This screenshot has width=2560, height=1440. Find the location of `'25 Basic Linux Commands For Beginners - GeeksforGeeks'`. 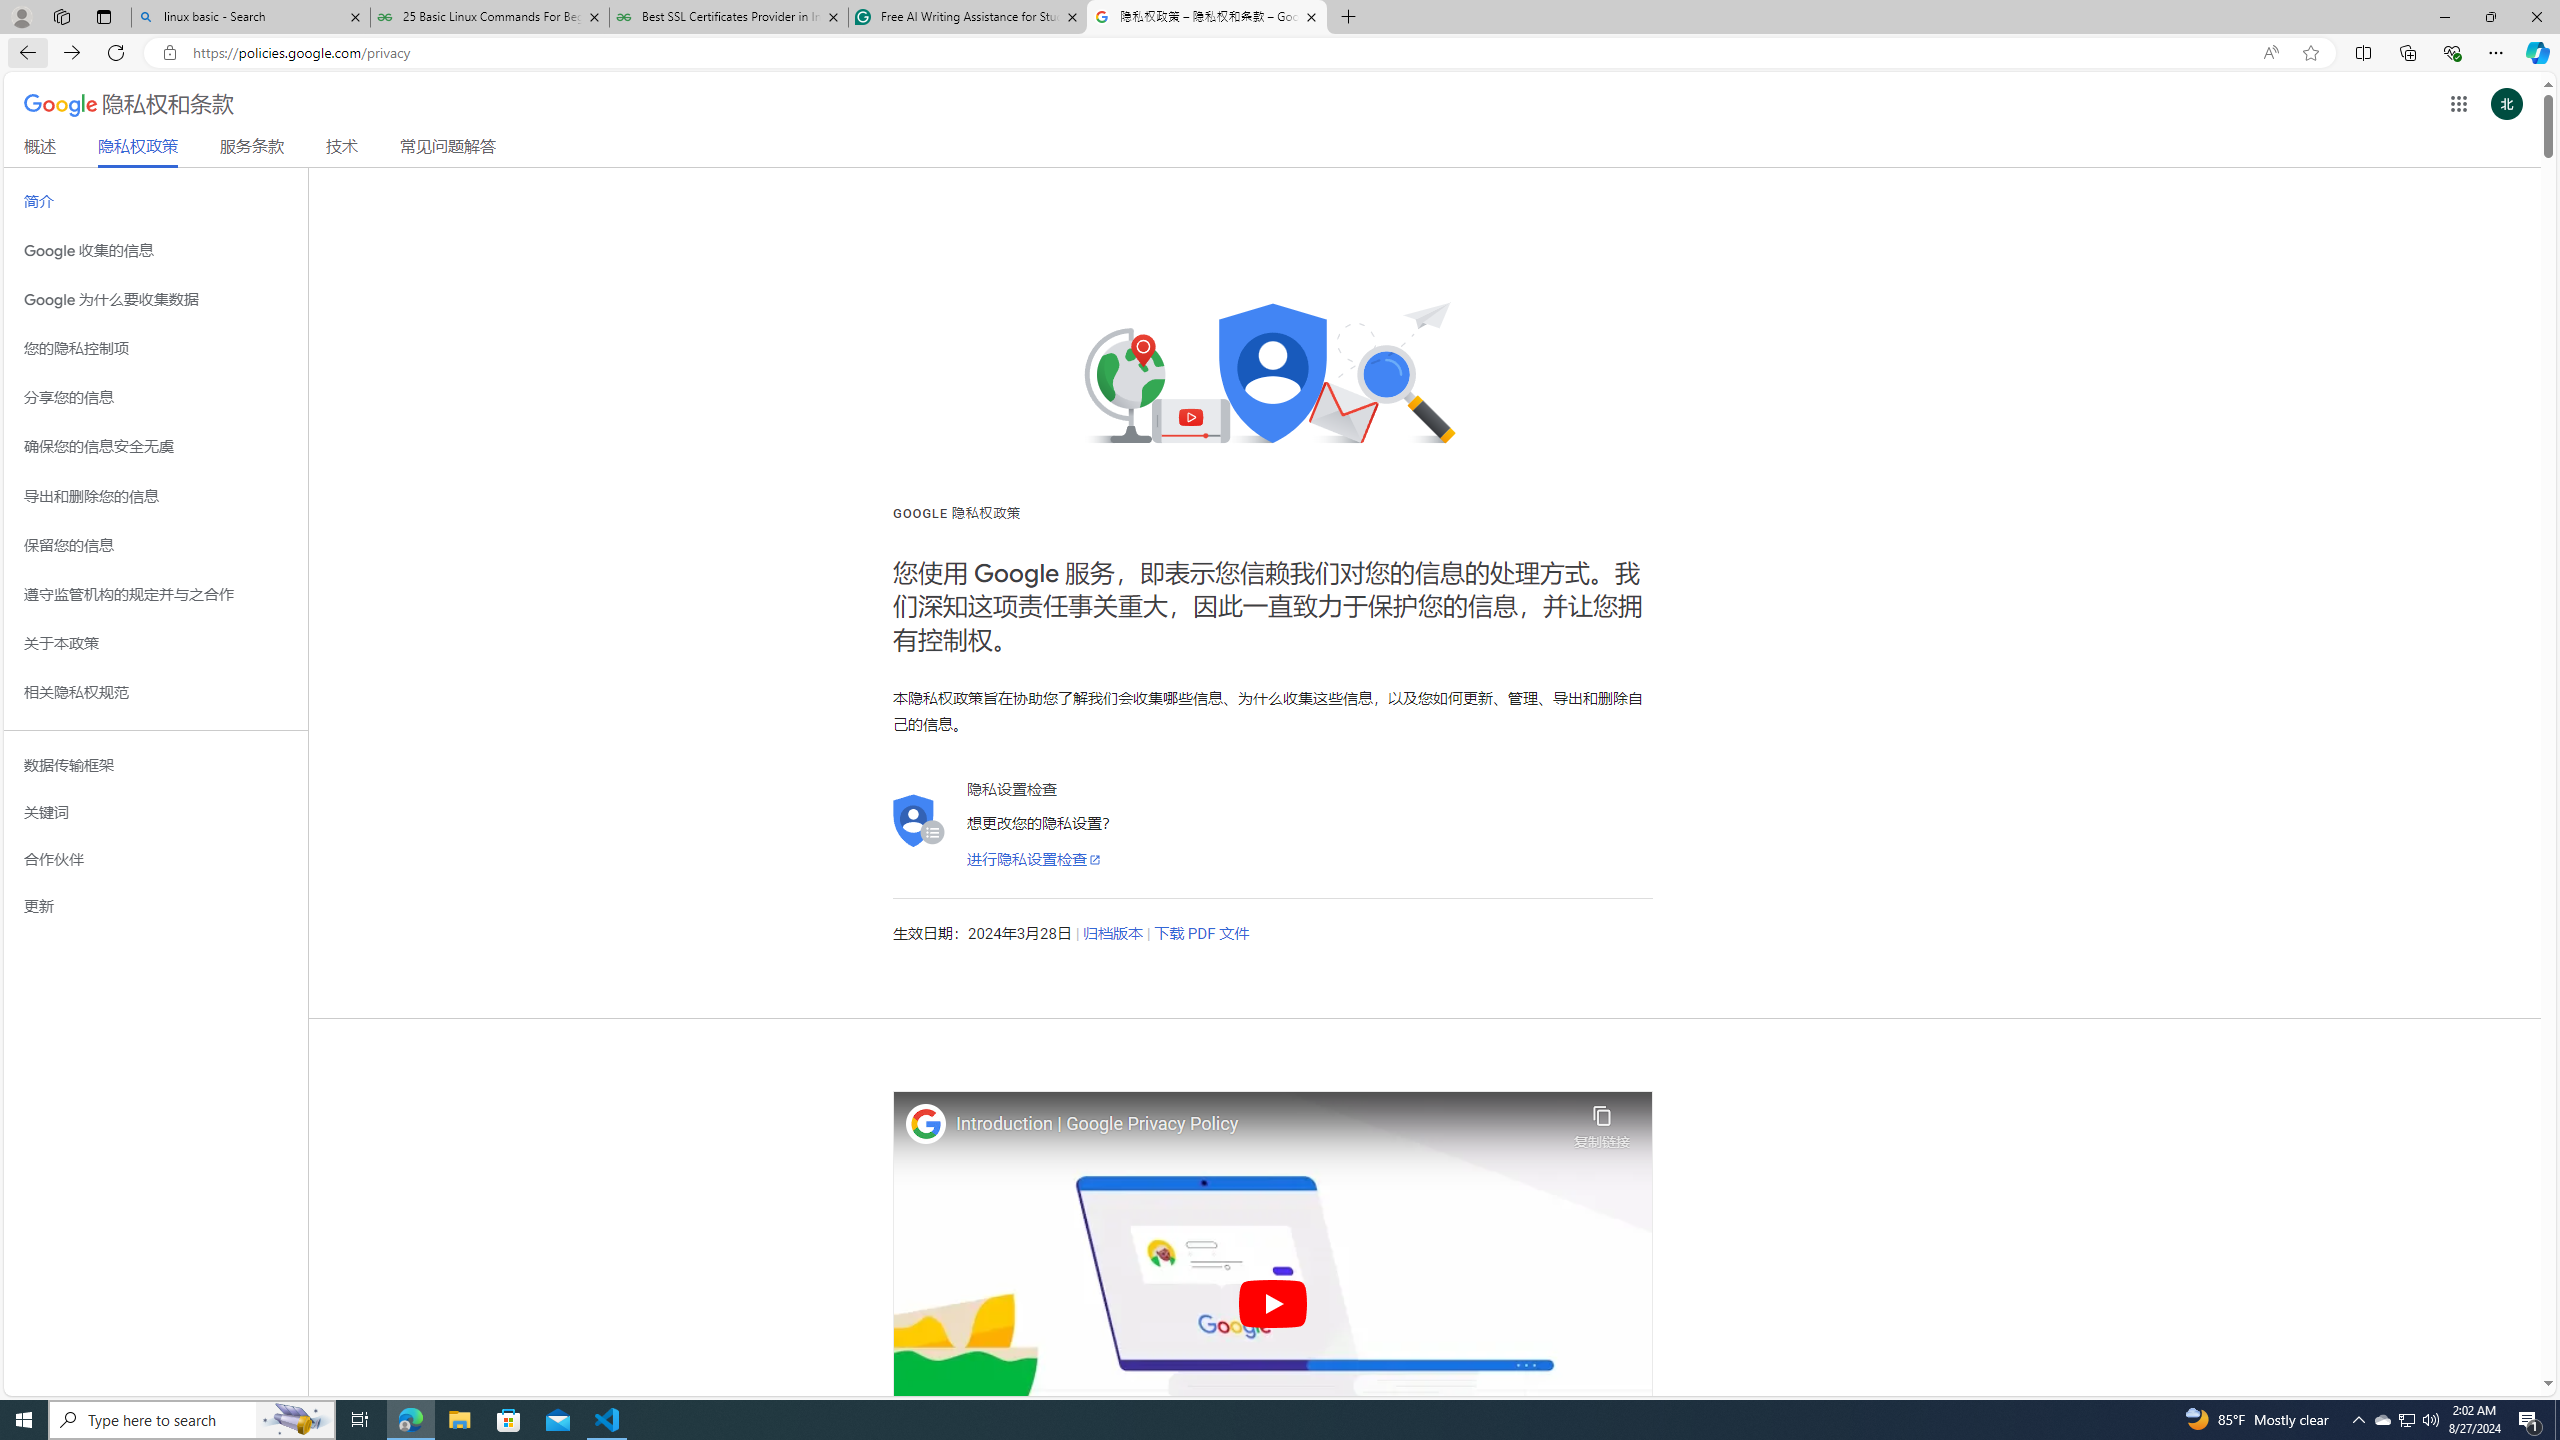

'25 Basic Linux Commands For Beginners - GeeksforGeeks' is located at coordinates (488, 16).